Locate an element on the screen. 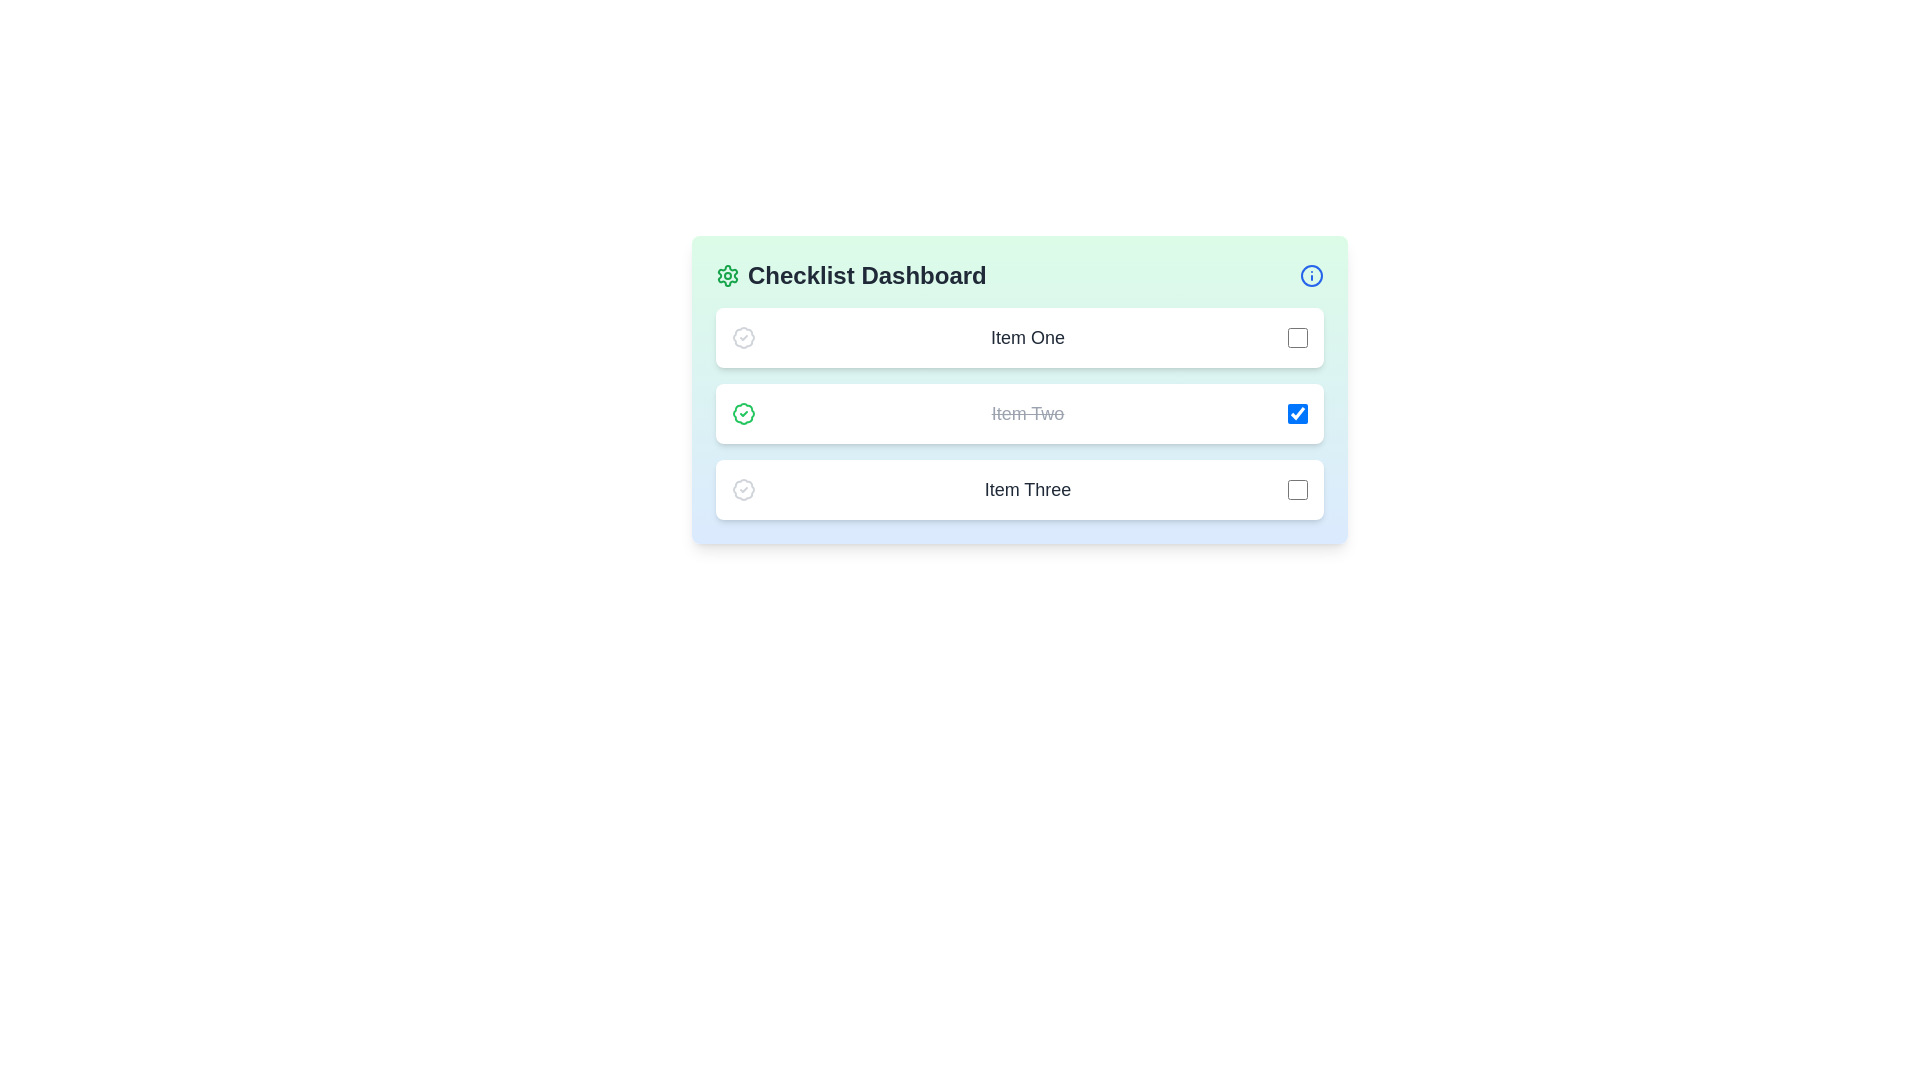  the 'Checklist Dashboard' header element is located at coordinates (851, 276).